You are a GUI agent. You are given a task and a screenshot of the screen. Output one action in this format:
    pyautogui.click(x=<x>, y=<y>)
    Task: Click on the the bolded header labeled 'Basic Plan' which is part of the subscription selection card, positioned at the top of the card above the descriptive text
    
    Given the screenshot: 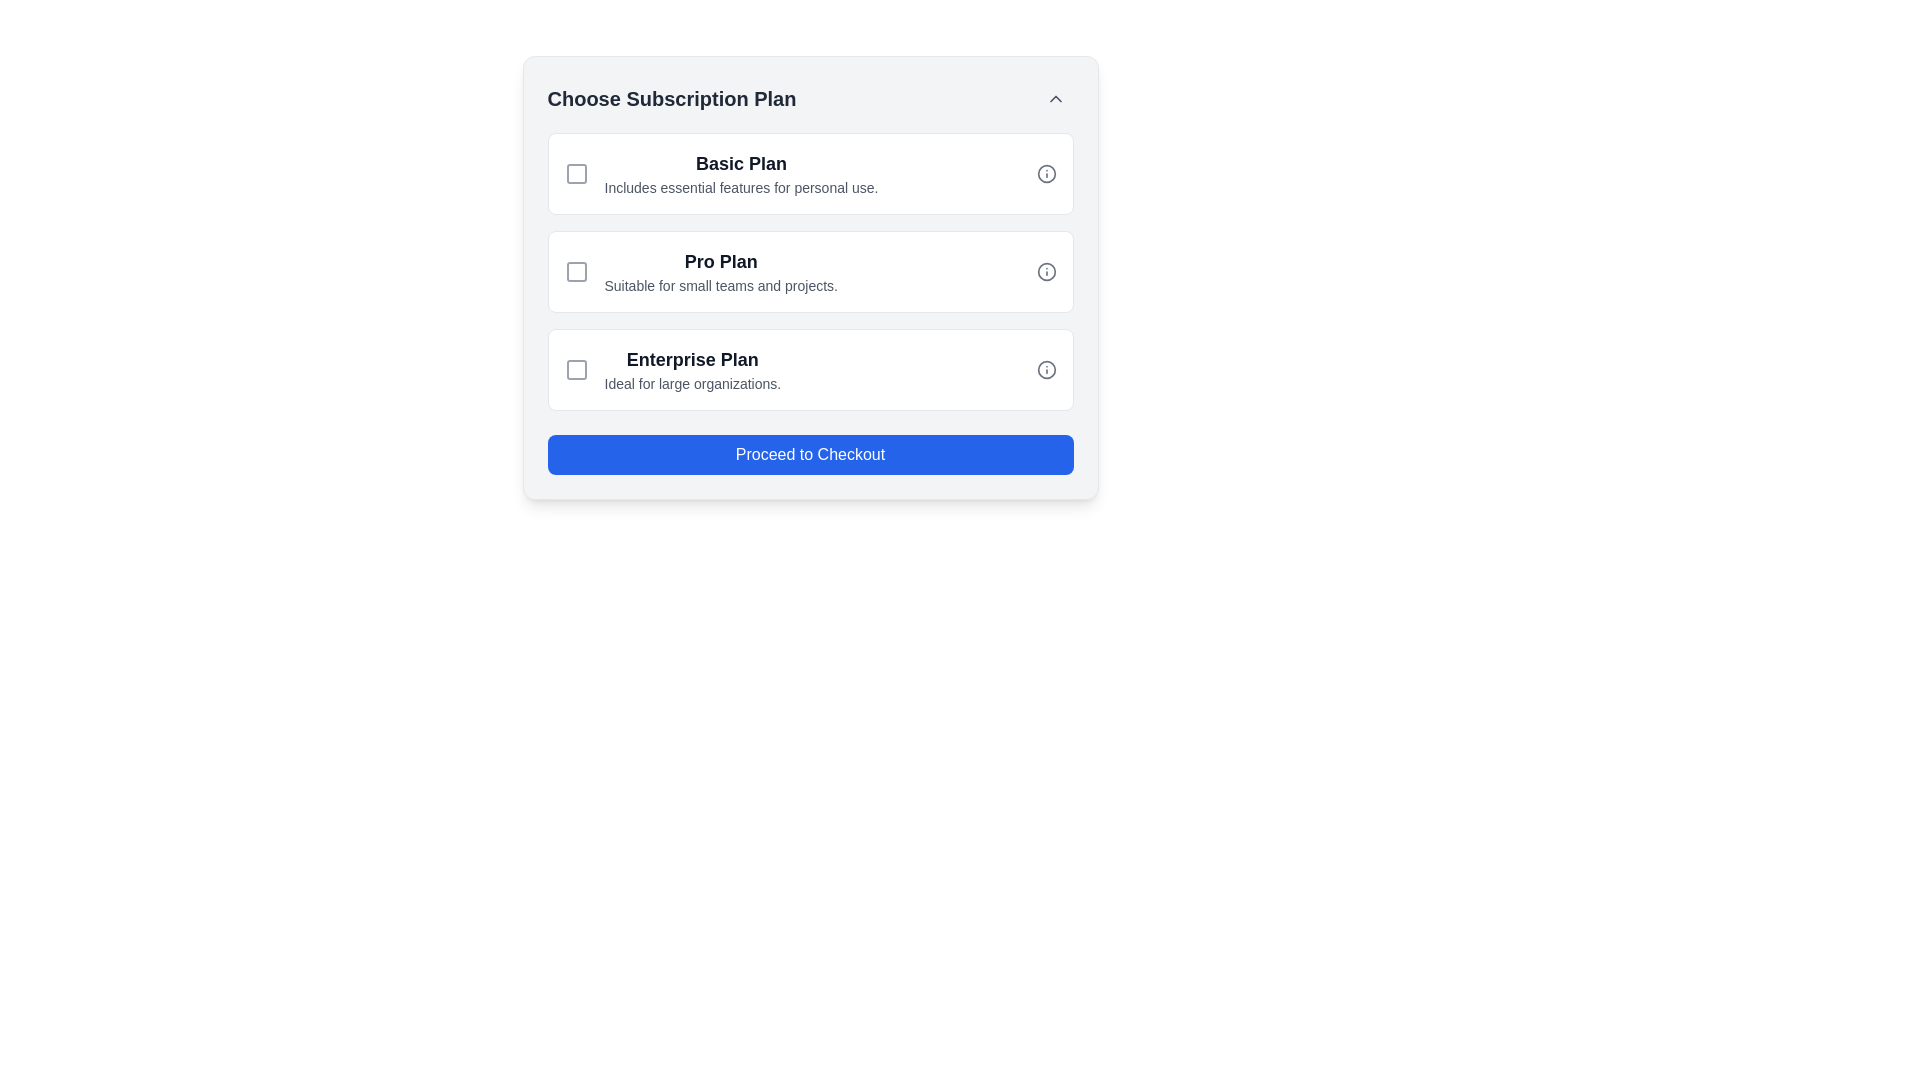 What is the action you would take?
    pyautogui.click(x=740, y=163)
    